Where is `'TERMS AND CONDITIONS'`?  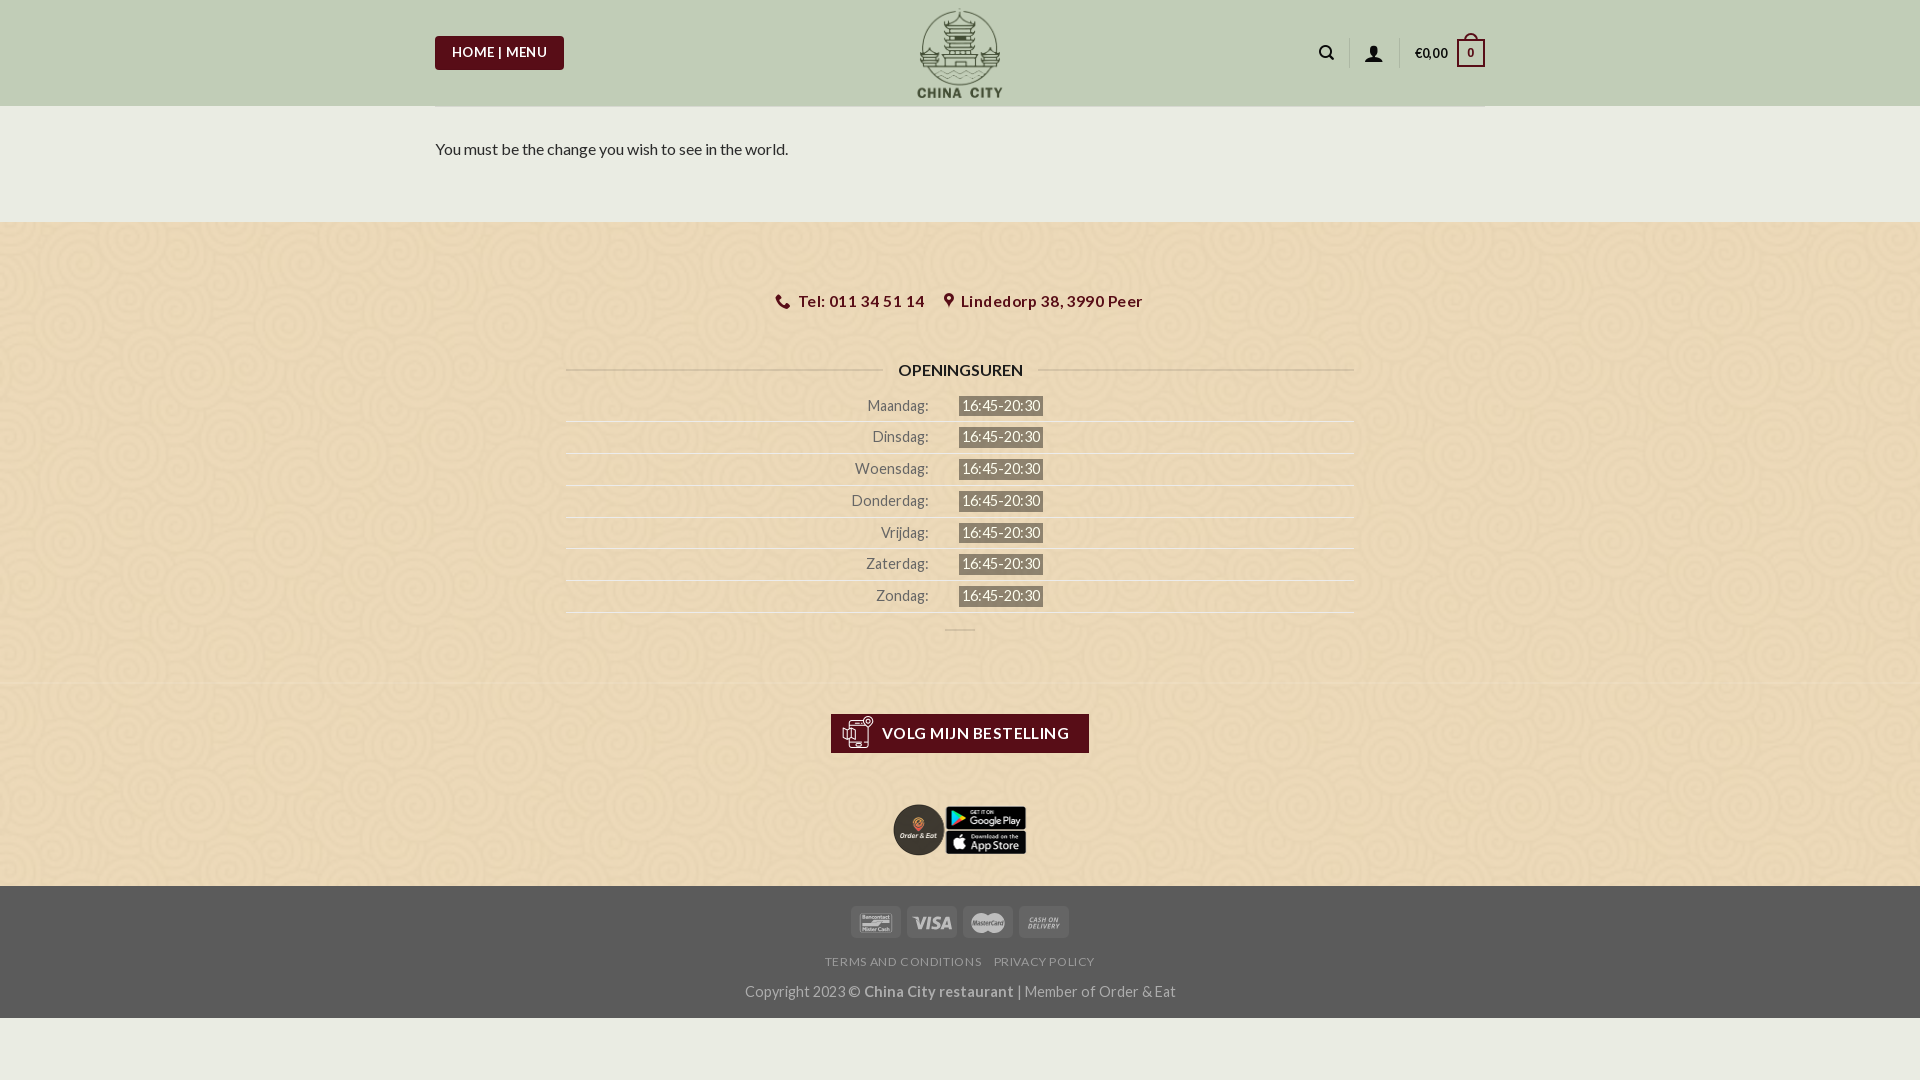
'TERMS AND CONDITIONS' is located at coordinates (901, 960).